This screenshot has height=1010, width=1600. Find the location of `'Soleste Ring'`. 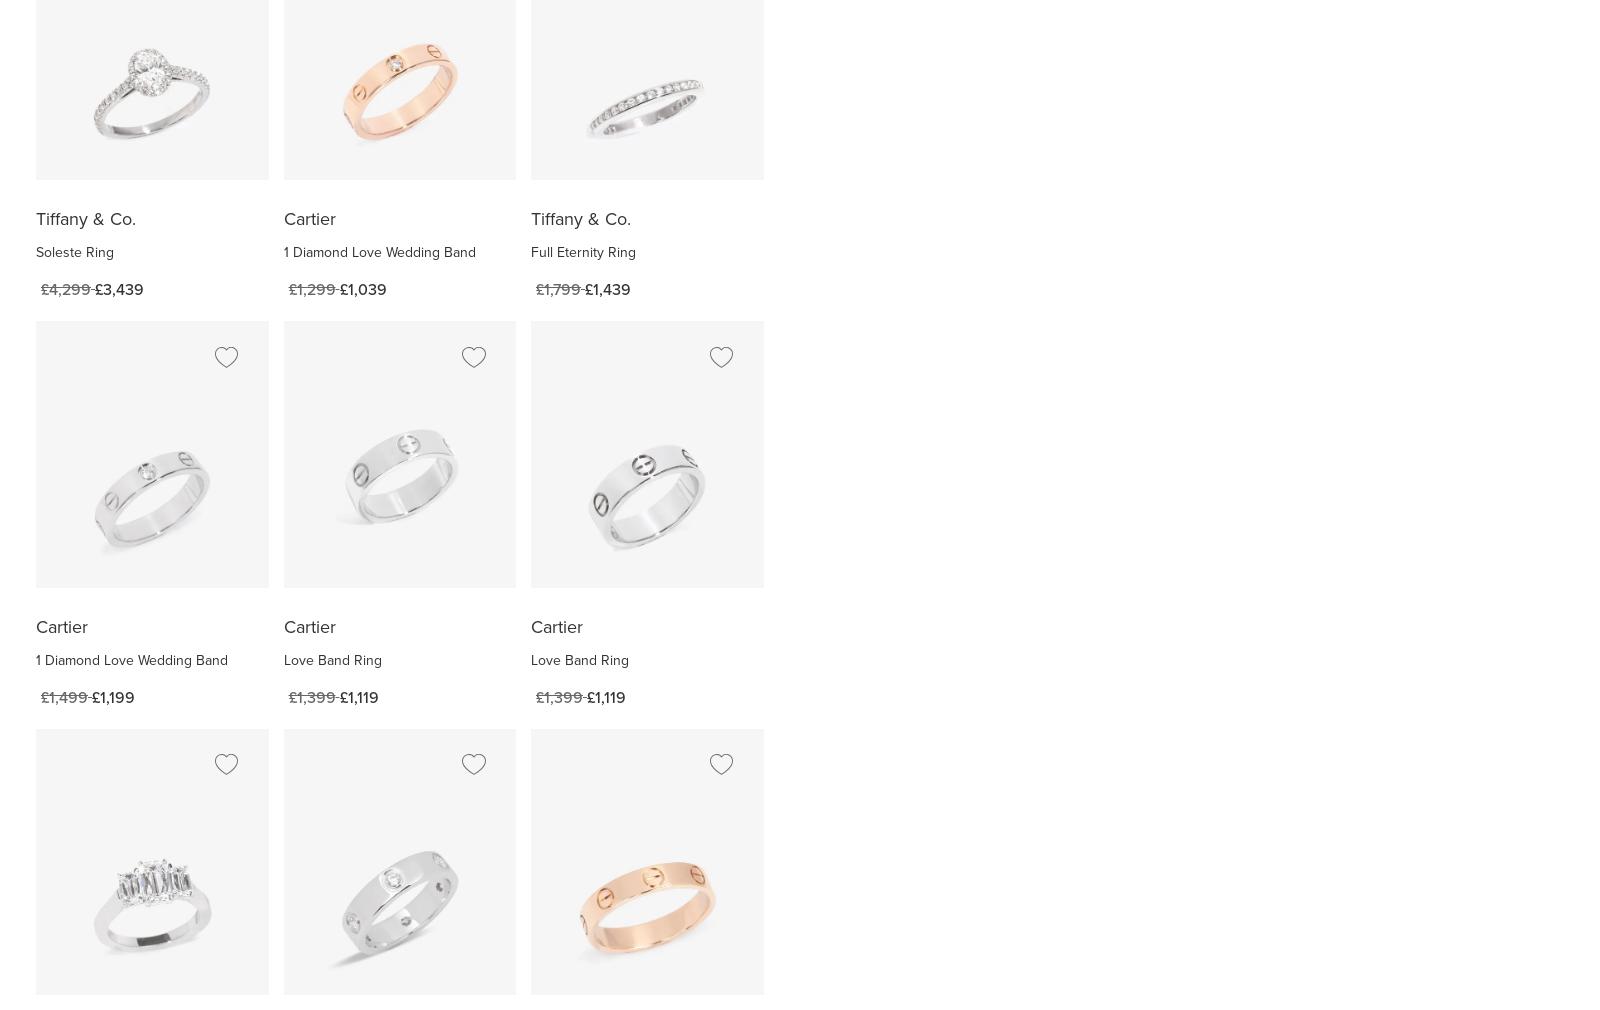

'Soleste Ring' is located at coordinates (74, 251).